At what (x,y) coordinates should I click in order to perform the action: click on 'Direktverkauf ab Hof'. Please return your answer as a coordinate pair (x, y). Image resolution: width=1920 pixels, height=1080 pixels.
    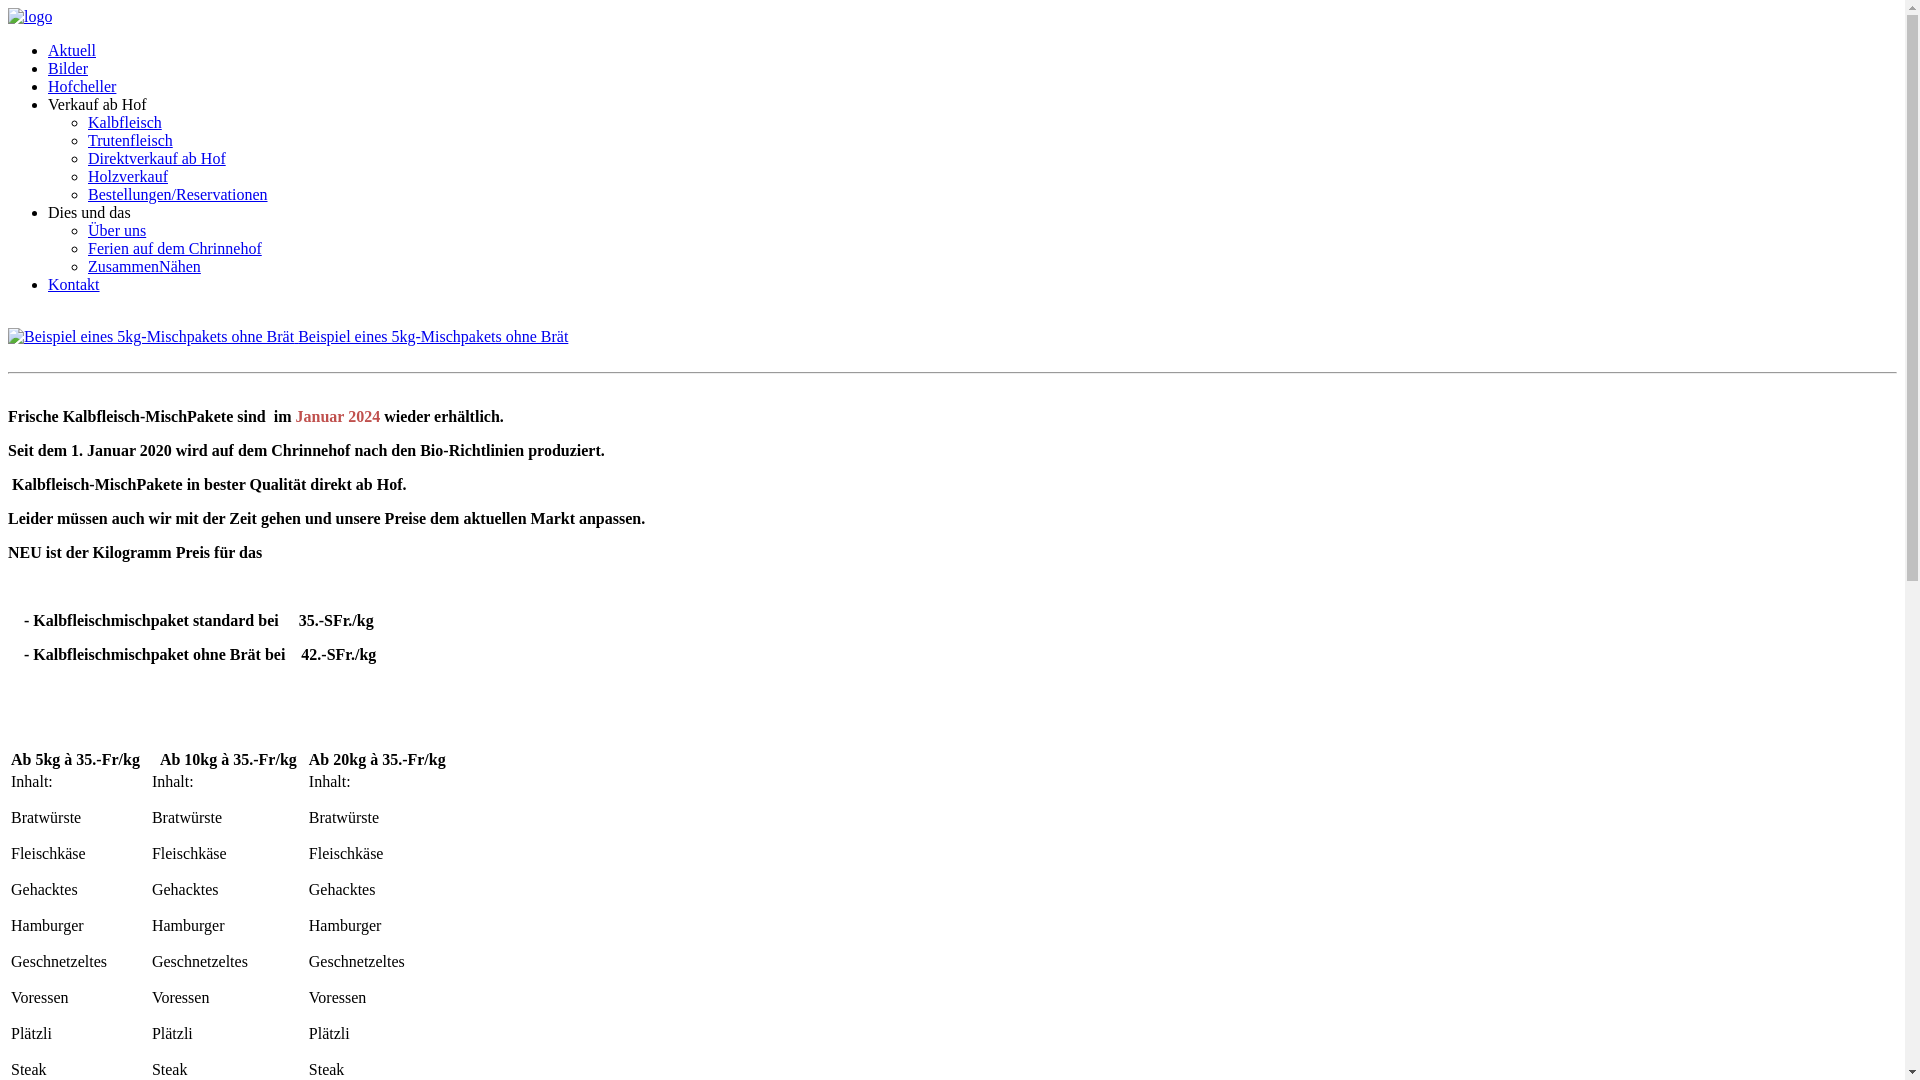
    Looking at the image, I should click on (156, 157).